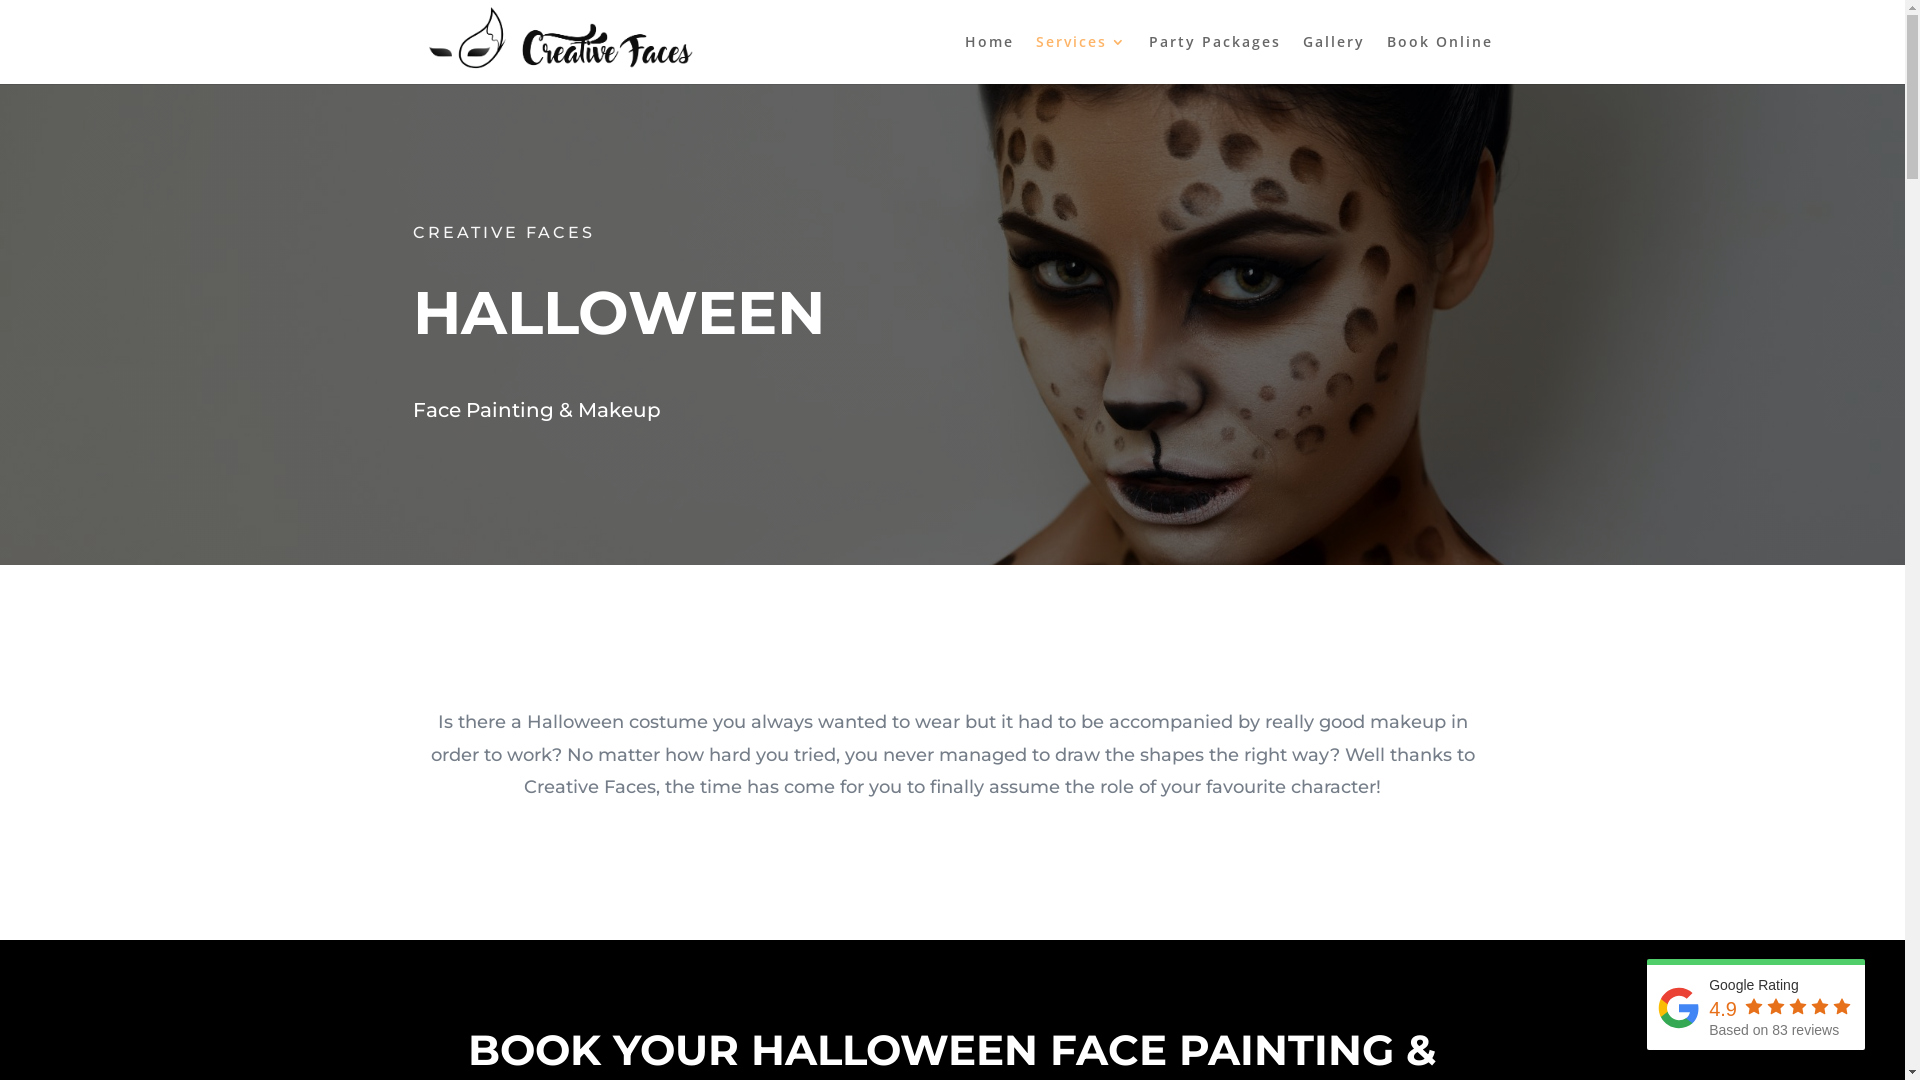 The height and width of the screenshot is (1080, 1920). What do you see at coordinates (1036, 58) in the screenshot?
I see `'Services'` at bounding box center [1036, 58].